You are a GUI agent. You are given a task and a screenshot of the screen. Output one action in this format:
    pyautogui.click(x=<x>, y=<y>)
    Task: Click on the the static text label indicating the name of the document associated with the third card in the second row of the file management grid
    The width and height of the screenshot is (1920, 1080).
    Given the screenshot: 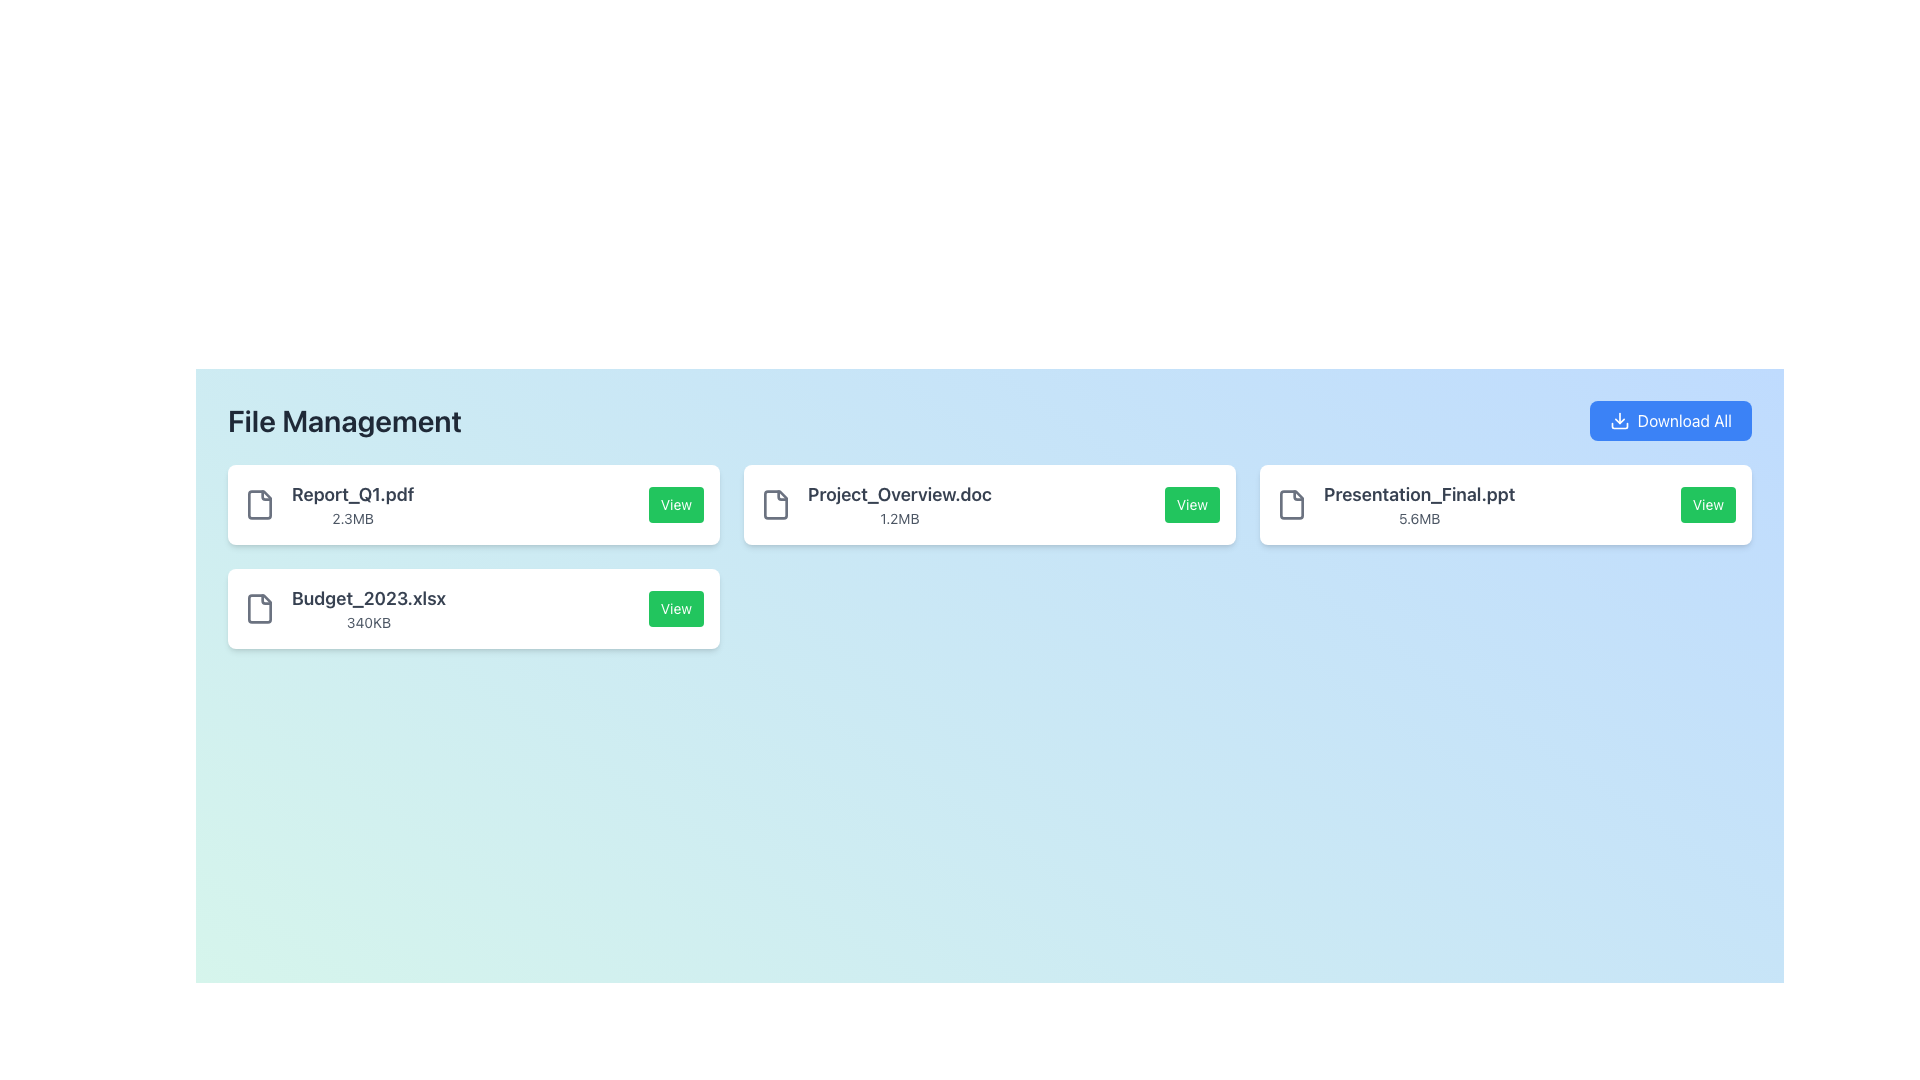 What is the action you would take?
    pyautogui.click(x=898, y=494)
    